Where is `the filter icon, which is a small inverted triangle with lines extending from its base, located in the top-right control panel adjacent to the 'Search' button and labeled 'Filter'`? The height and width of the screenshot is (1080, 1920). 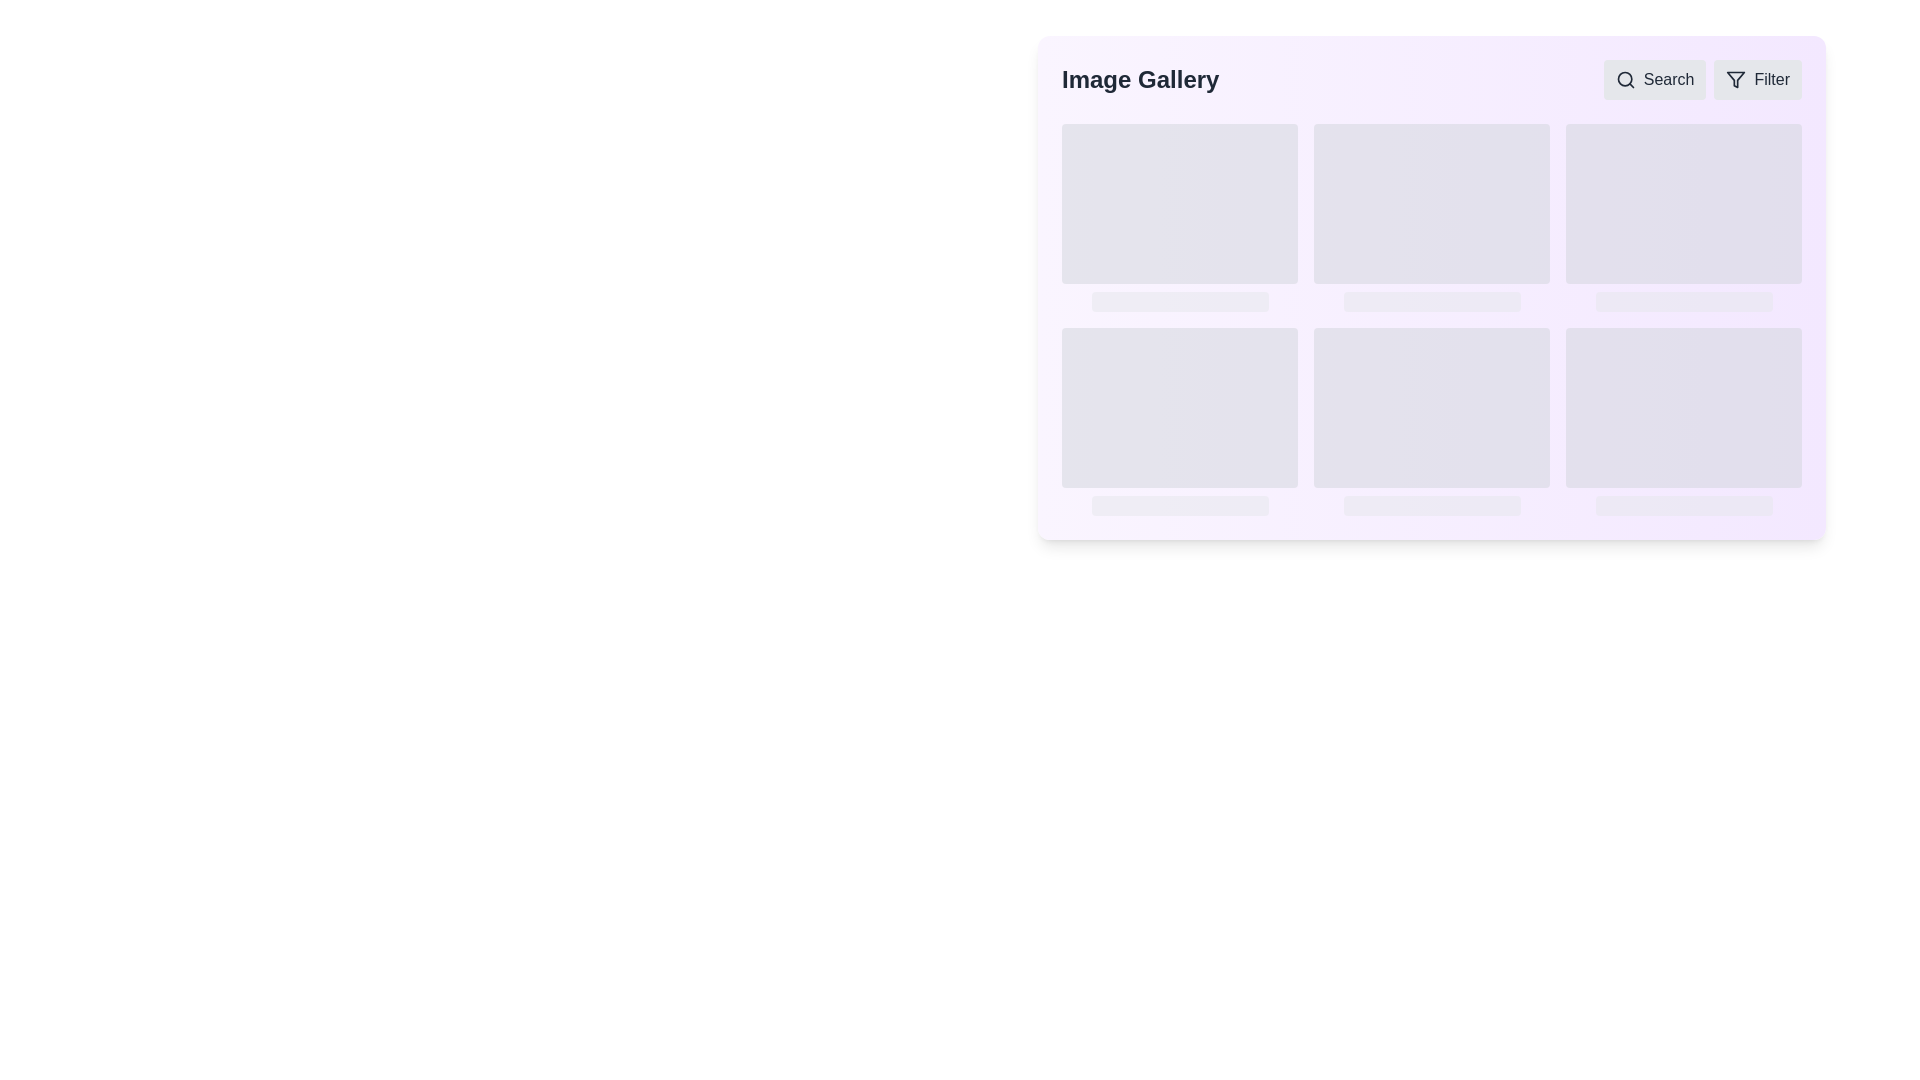 the filter icon, which is a small inverted triangle with lines extending from its base, located in the top-right control panel adjacent to the 'Search' button and labeled 'Filter' is located at coordinates (1735, 79).